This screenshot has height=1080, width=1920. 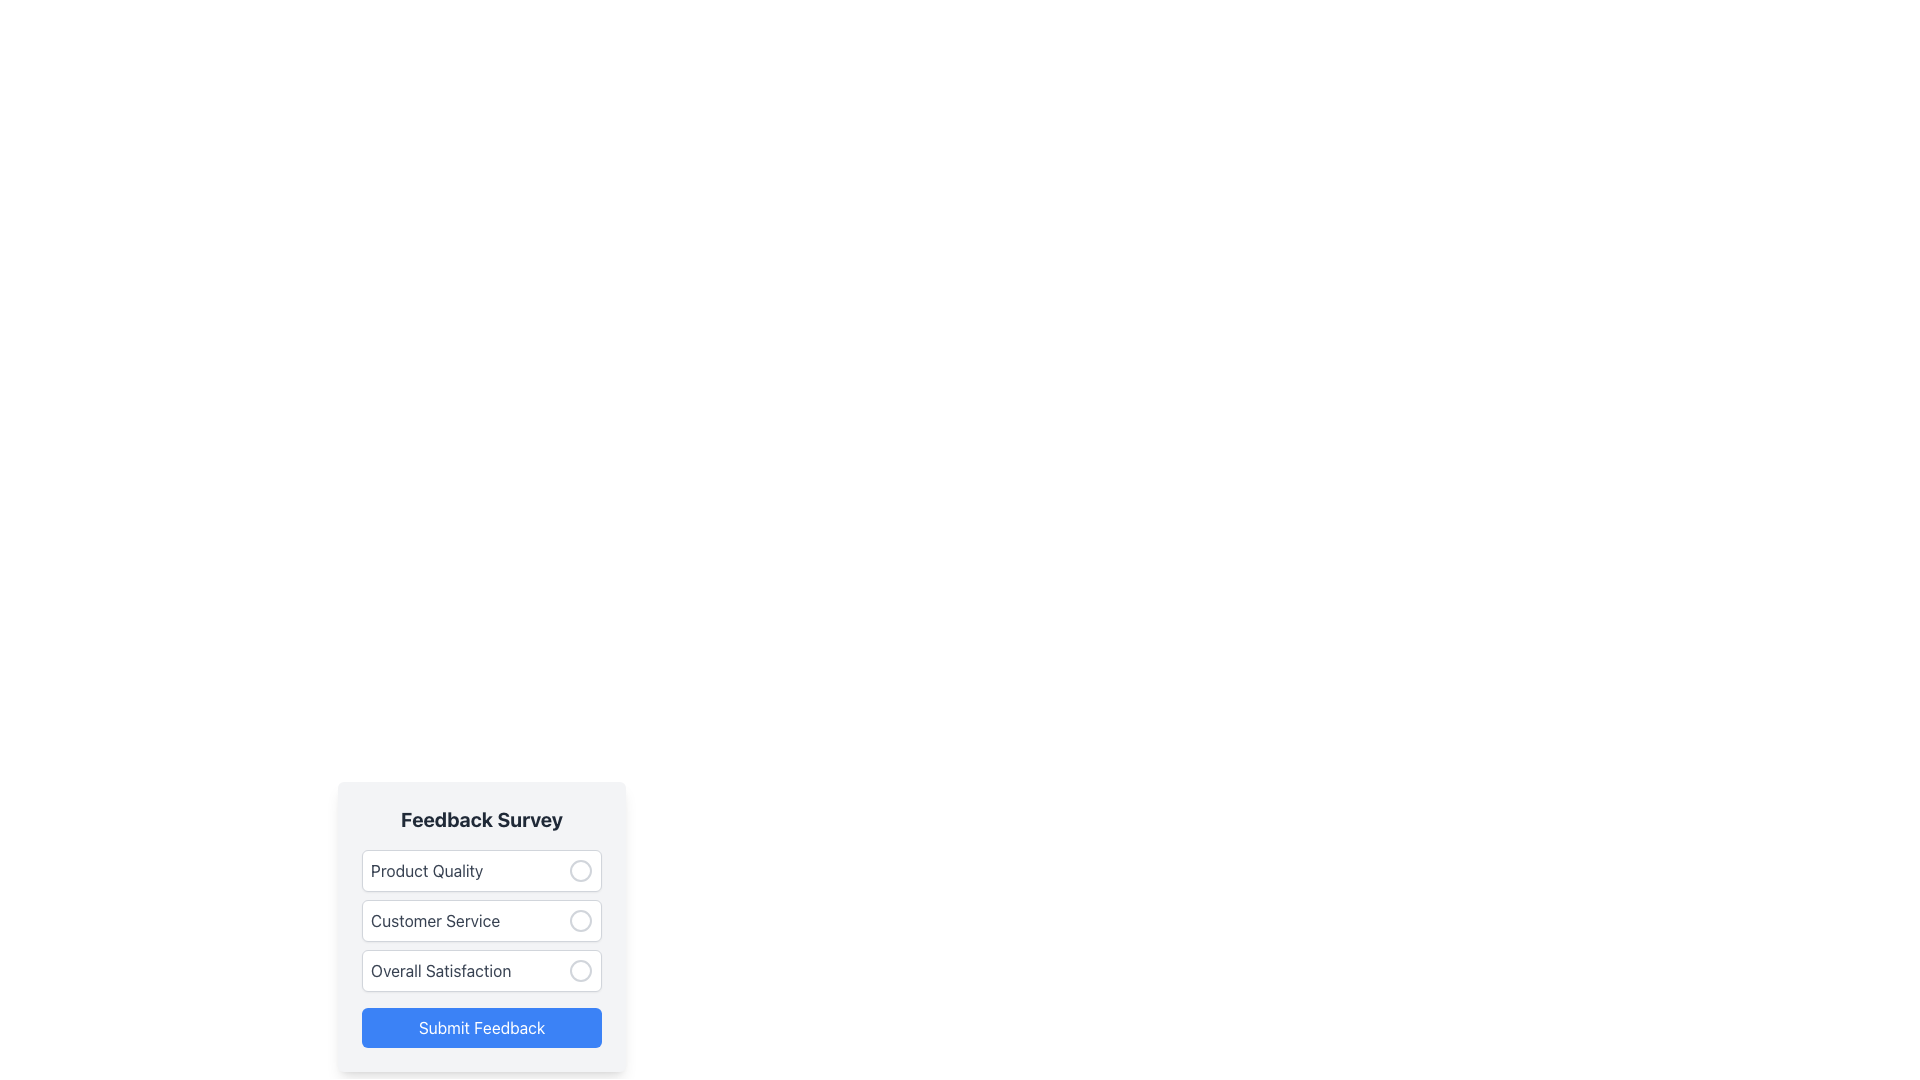 What do you see at coordinates (579, 870) in the screenshot?
I see `the circular radio button located in the 'Product Quality' row of the feedback survey` at bounding box center [579, 870].